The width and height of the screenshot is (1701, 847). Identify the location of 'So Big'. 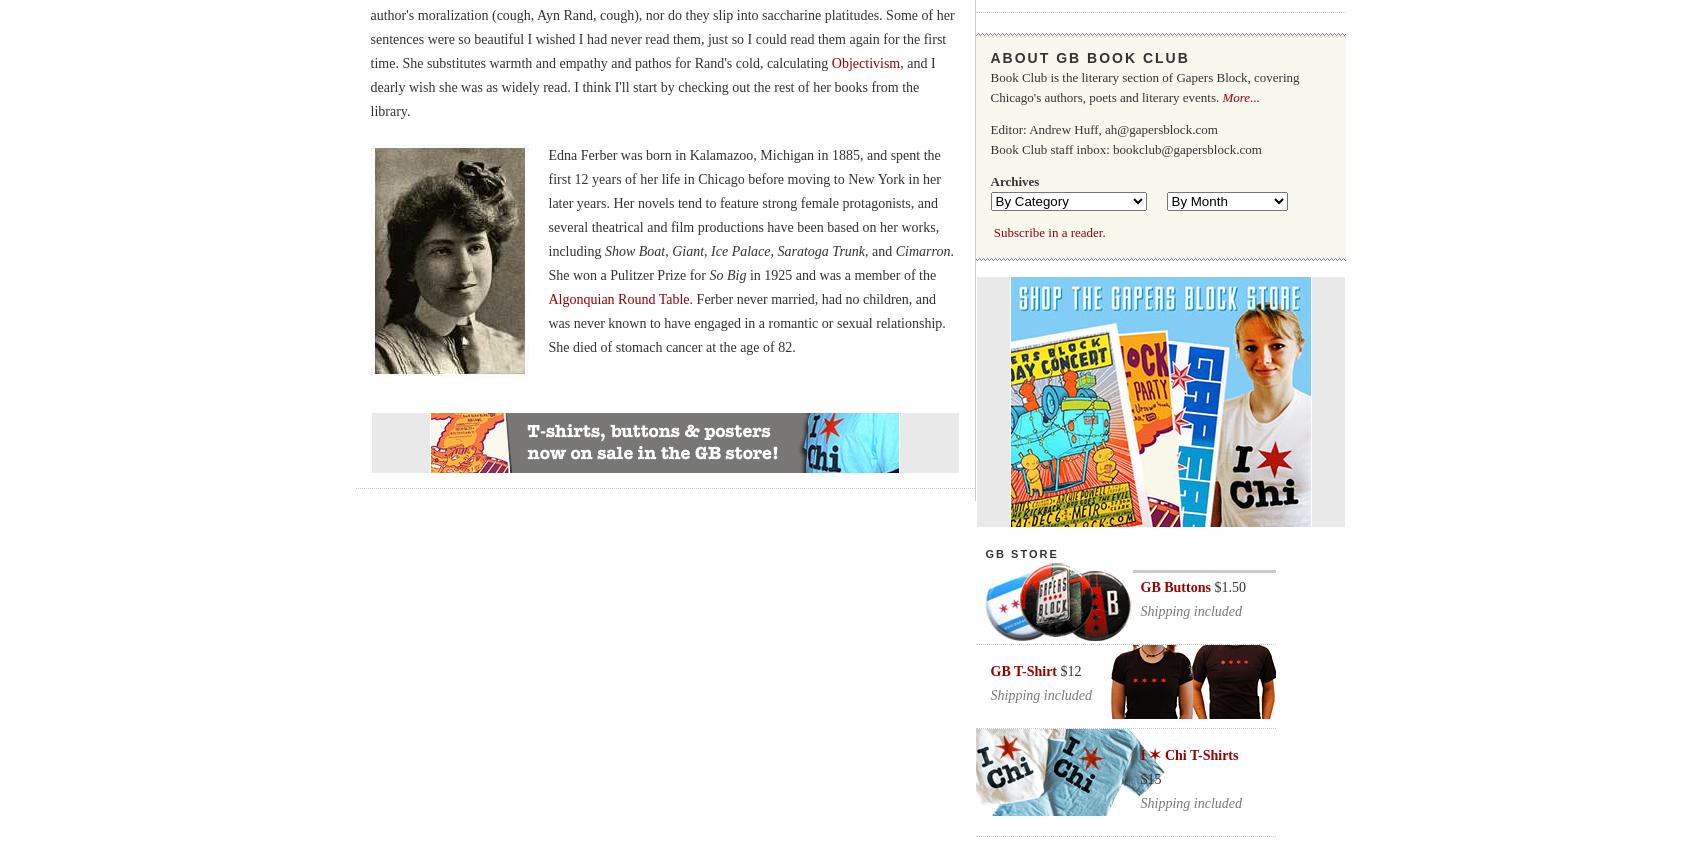
(726, 274).